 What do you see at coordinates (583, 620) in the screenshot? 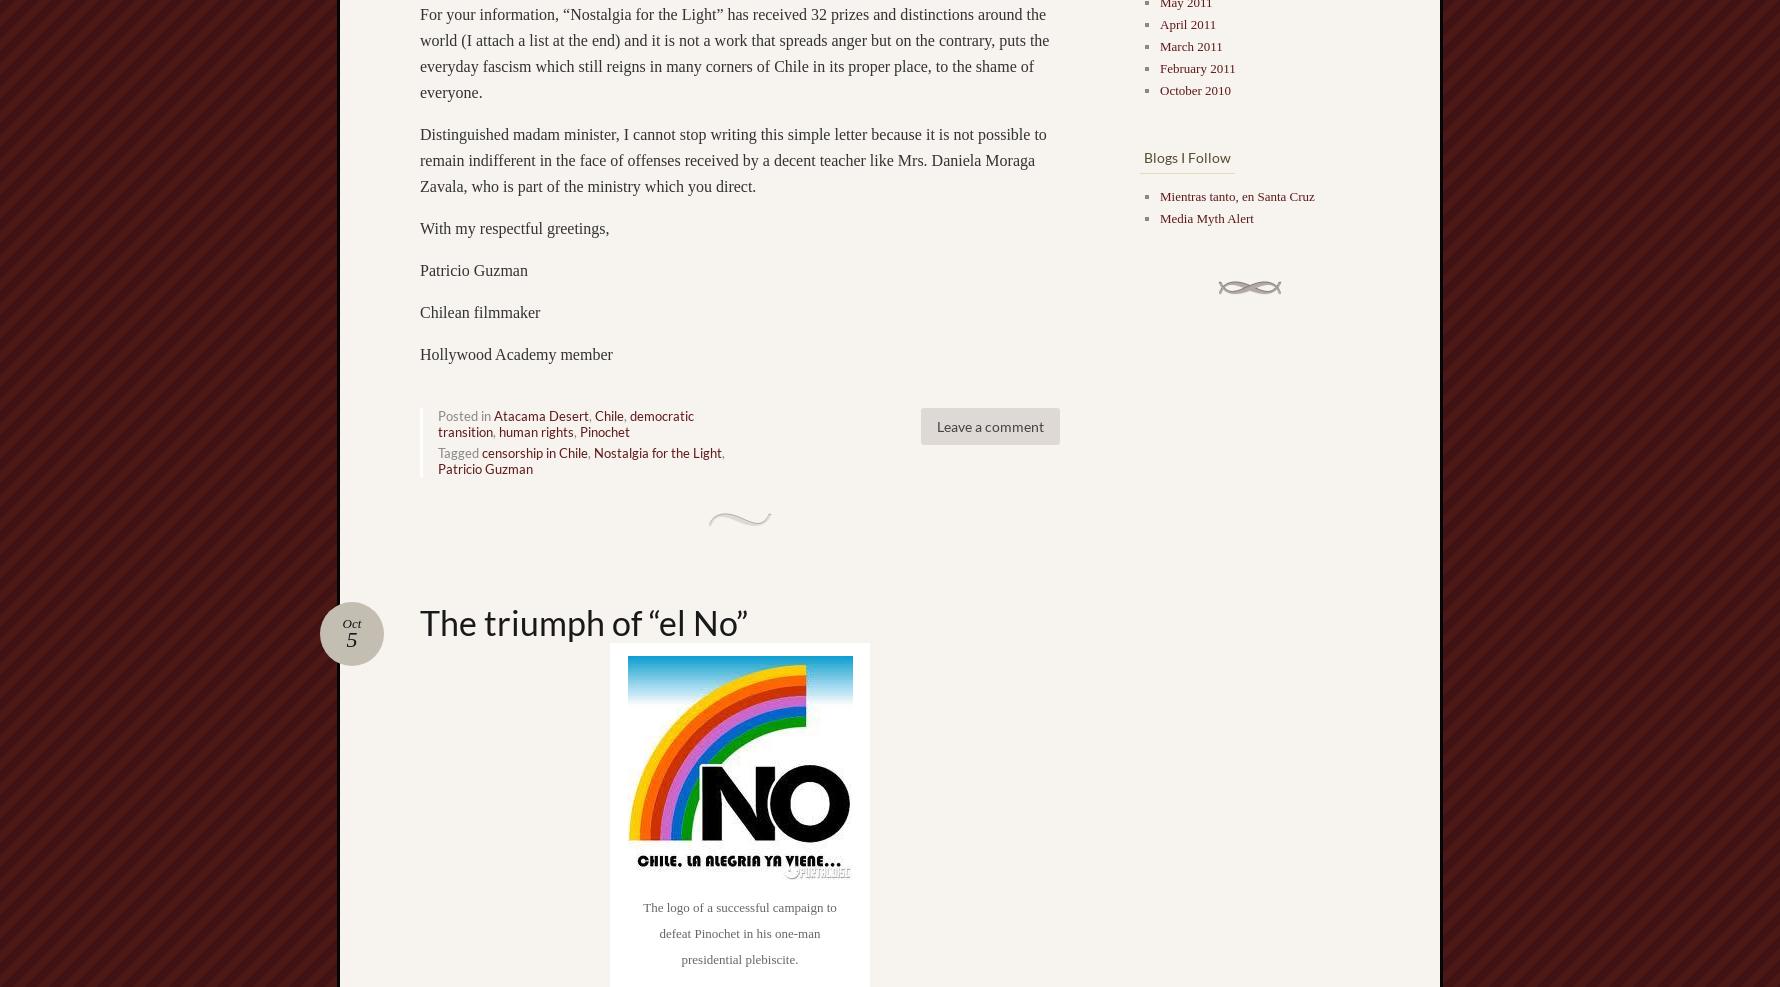
I see `'The triumph of “el No”'` at bounding box center [583, 620].